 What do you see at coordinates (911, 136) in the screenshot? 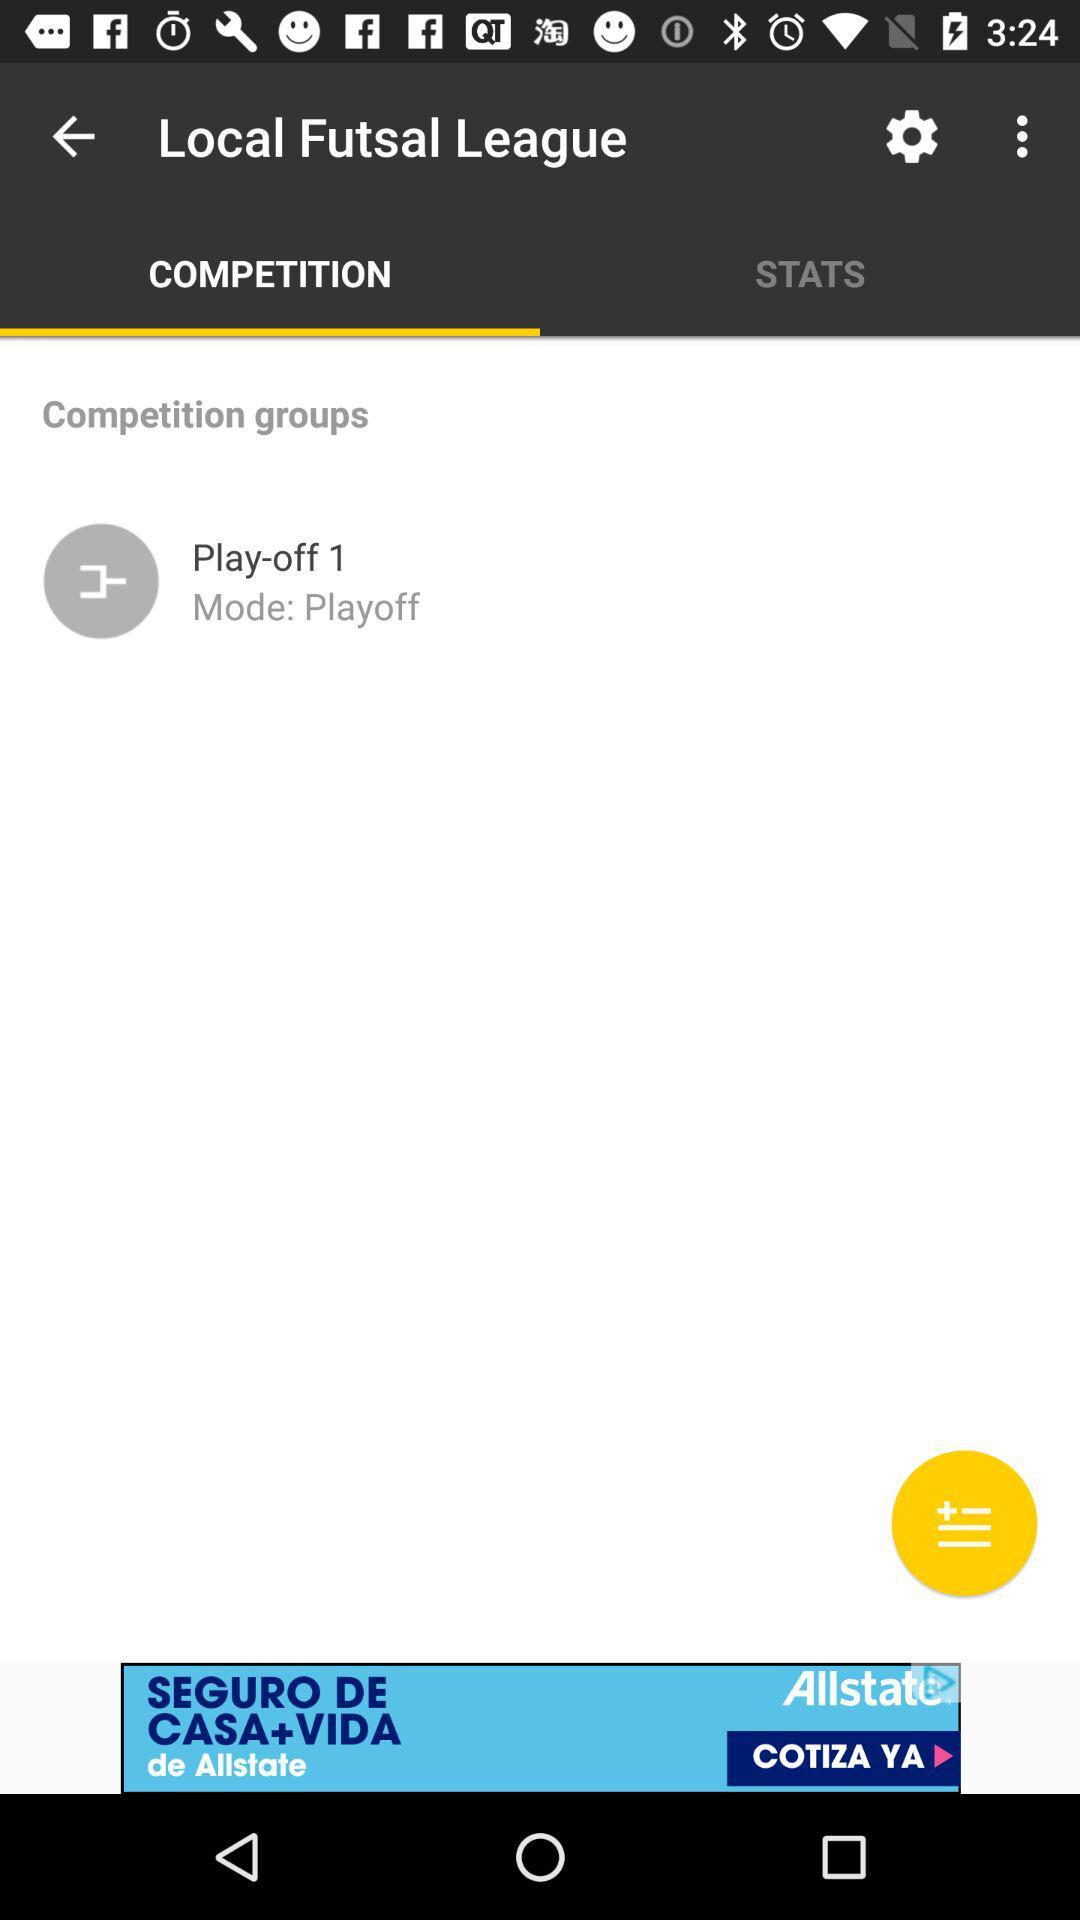
I see `the settings icon` at bounding box center [911, 136].